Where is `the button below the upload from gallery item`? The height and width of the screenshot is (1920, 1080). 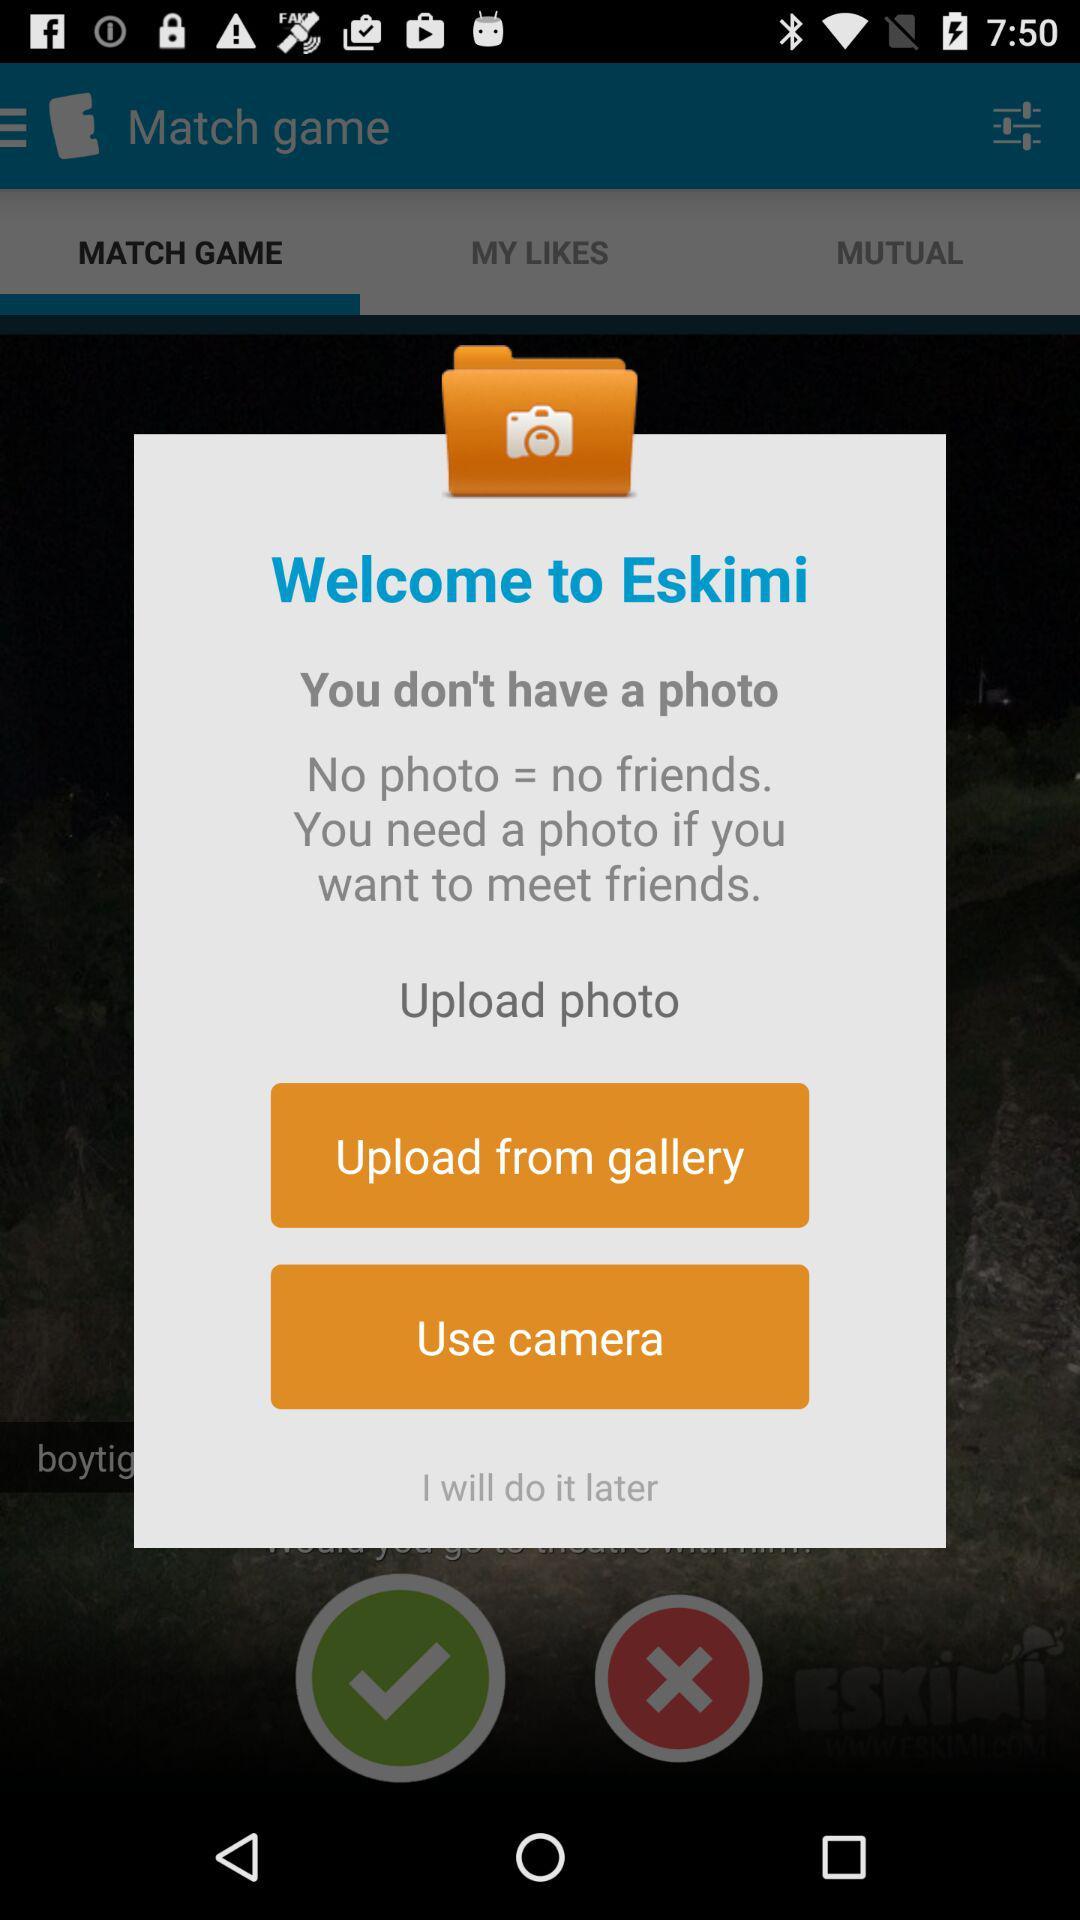 the button below the upload from gallery item is located at coordinates (540, 1336).